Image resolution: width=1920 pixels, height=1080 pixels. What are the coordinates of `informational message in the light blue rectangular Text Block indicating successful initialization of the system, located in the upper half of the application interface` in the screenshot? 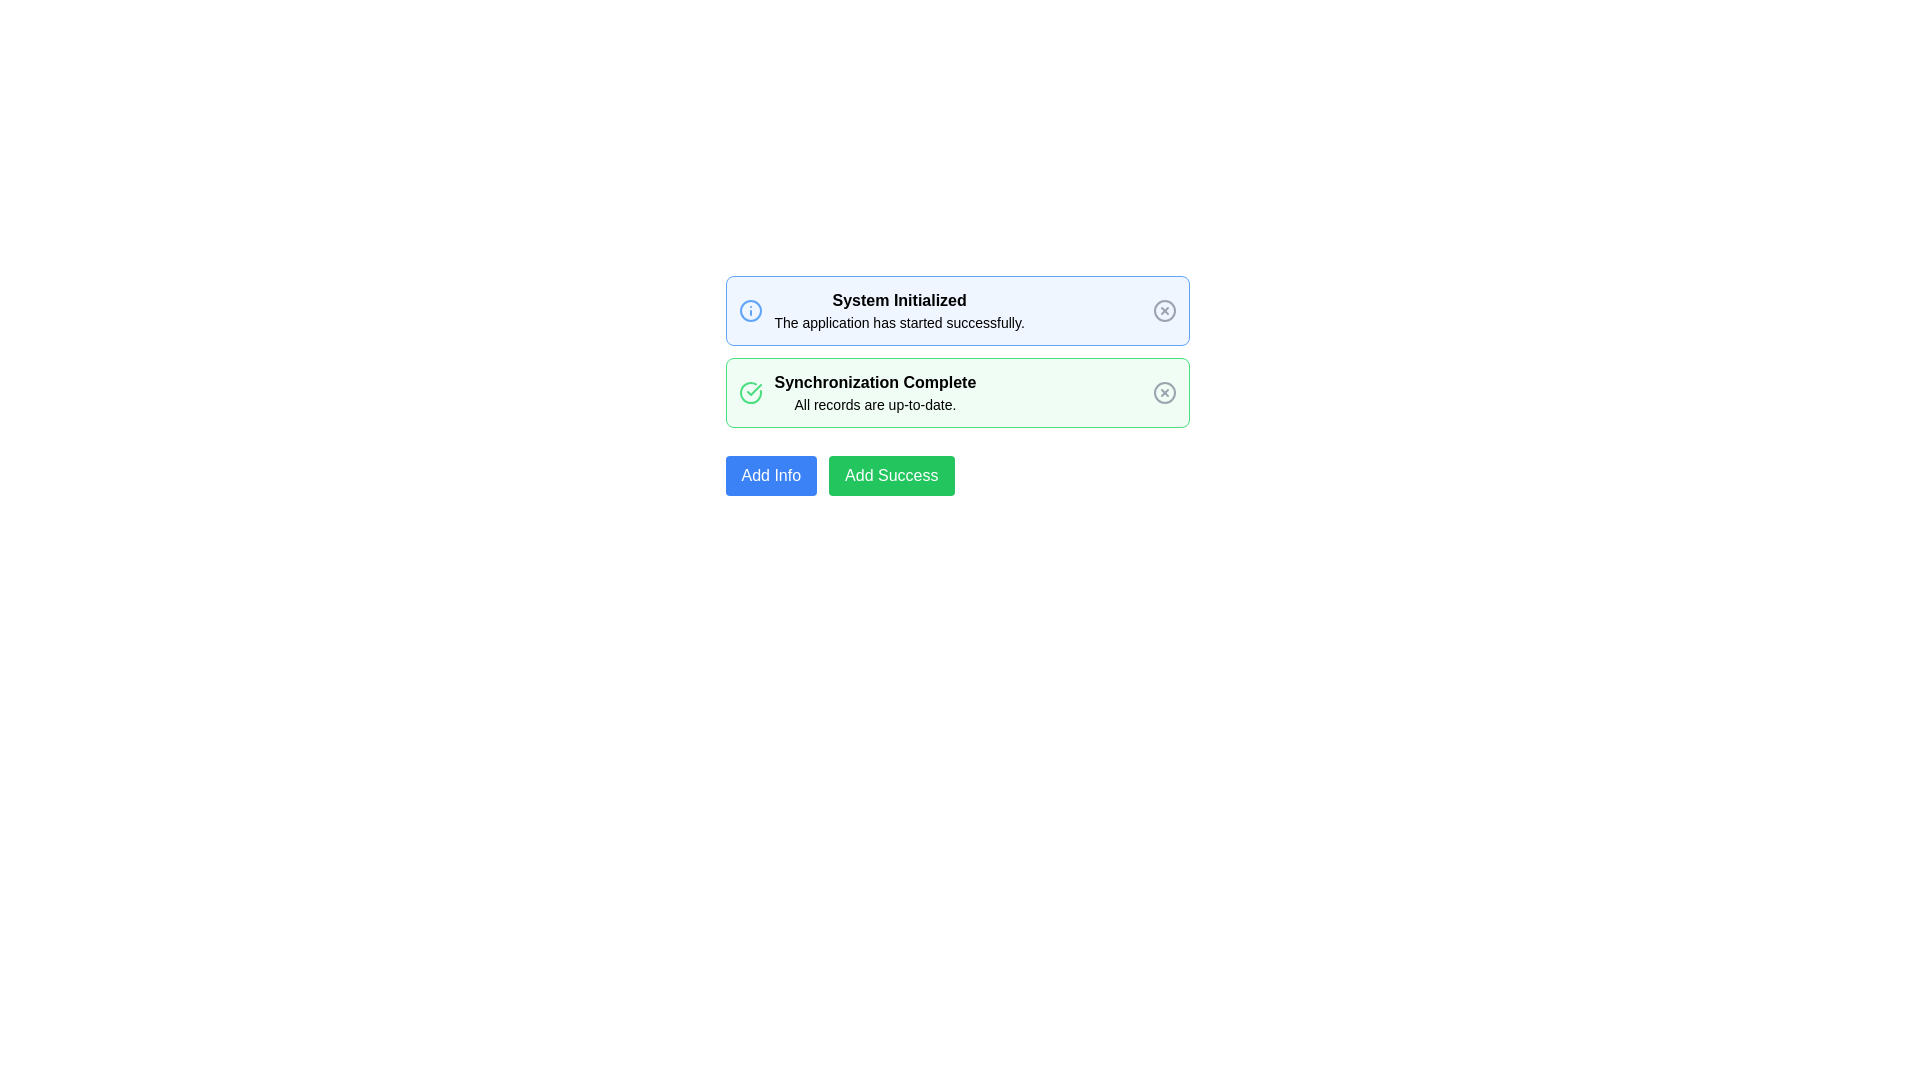 It's located at (898, 311).